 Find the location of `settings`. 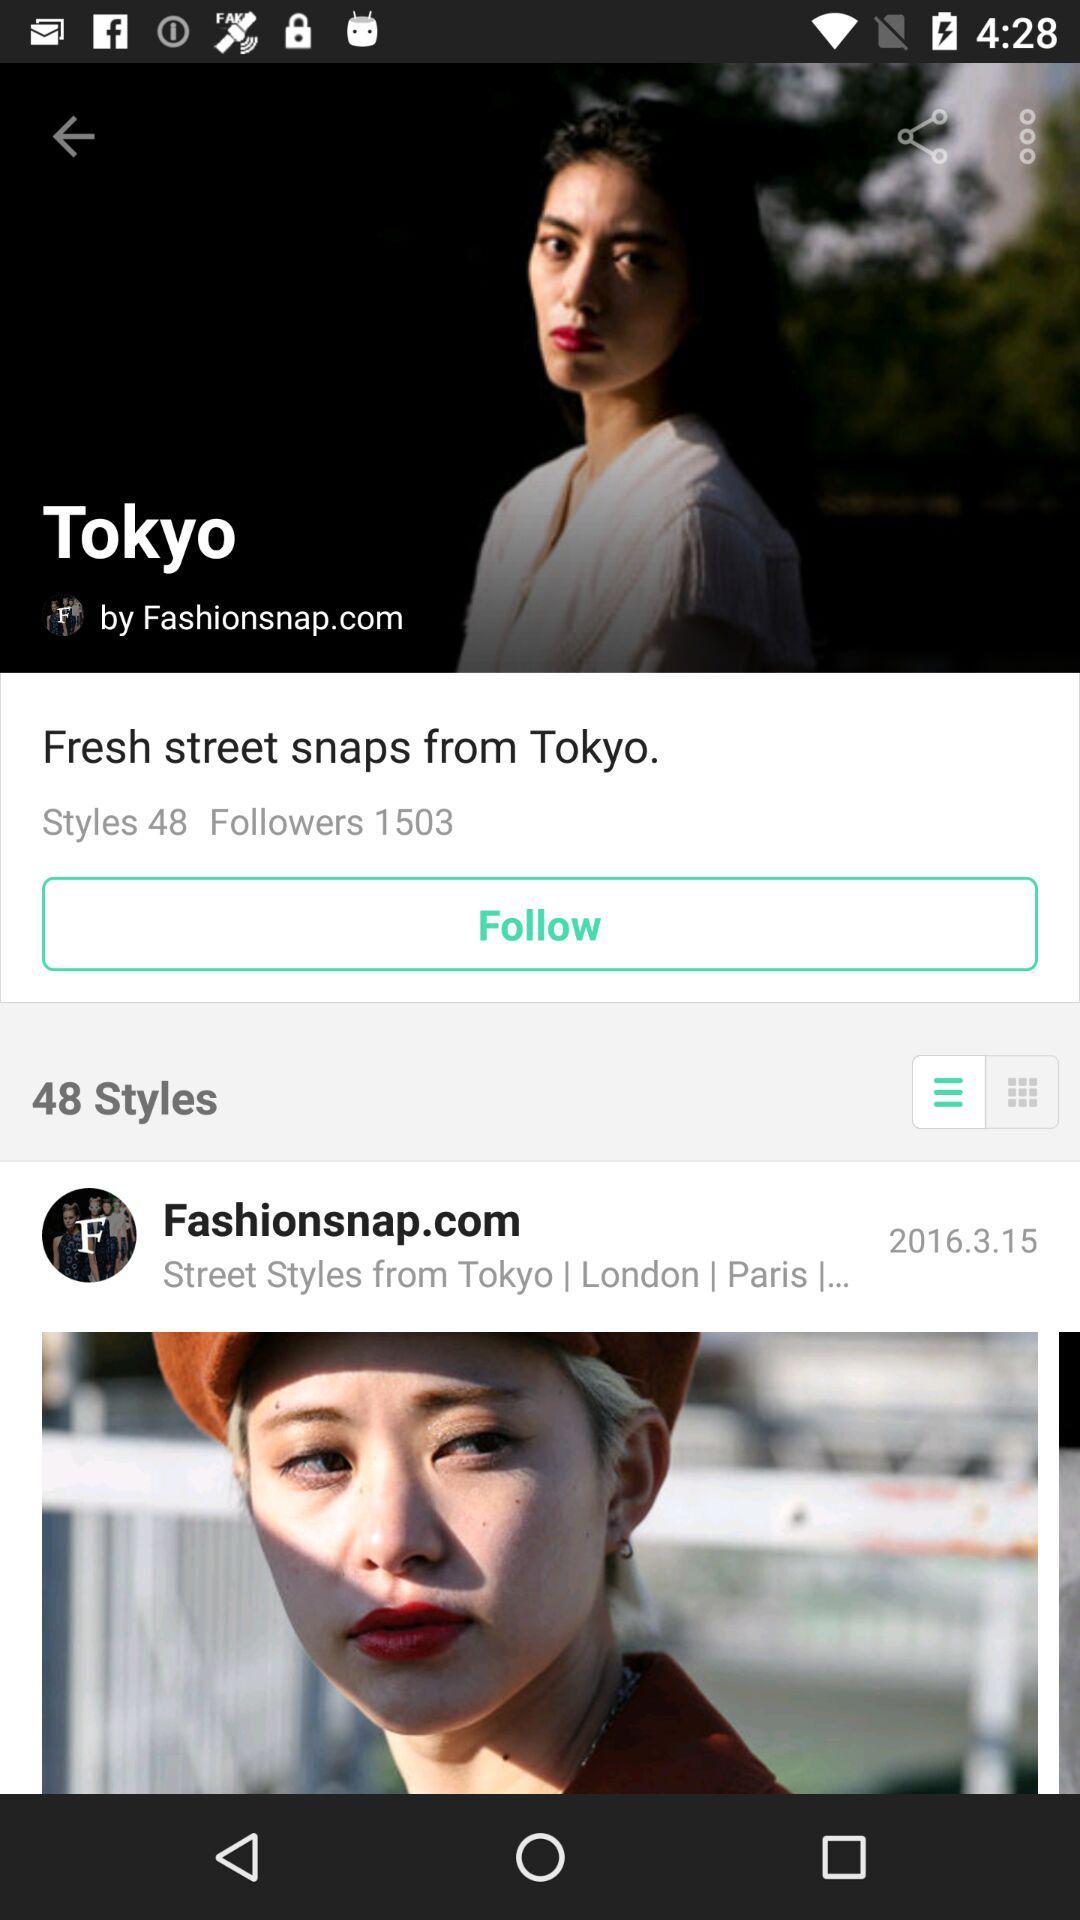

settings is located at coordinates (947, 1090).